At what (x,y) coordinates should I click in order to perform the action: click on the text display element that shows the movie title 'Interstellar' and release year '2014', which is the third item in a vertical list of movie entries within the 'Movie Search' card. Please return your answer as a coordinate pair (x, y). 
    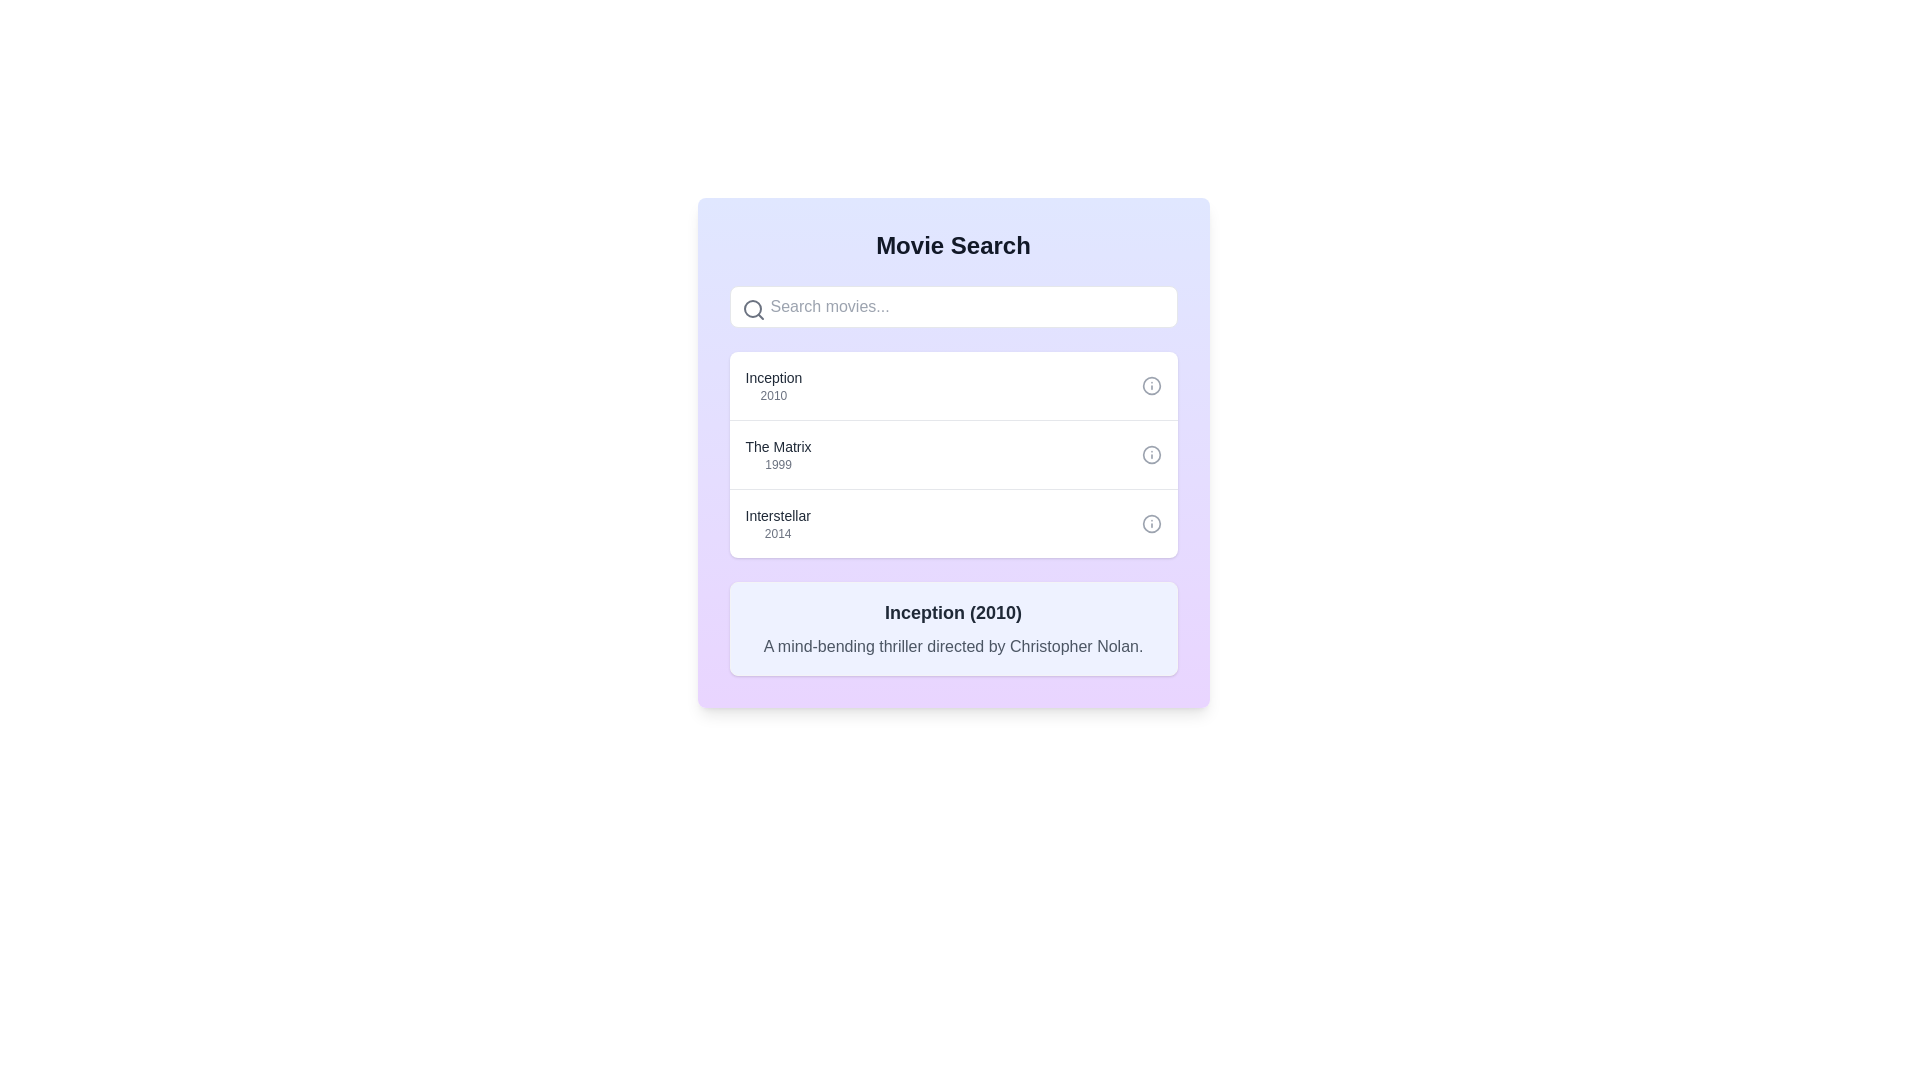
    Looking at the image, I should click on (777, 523).